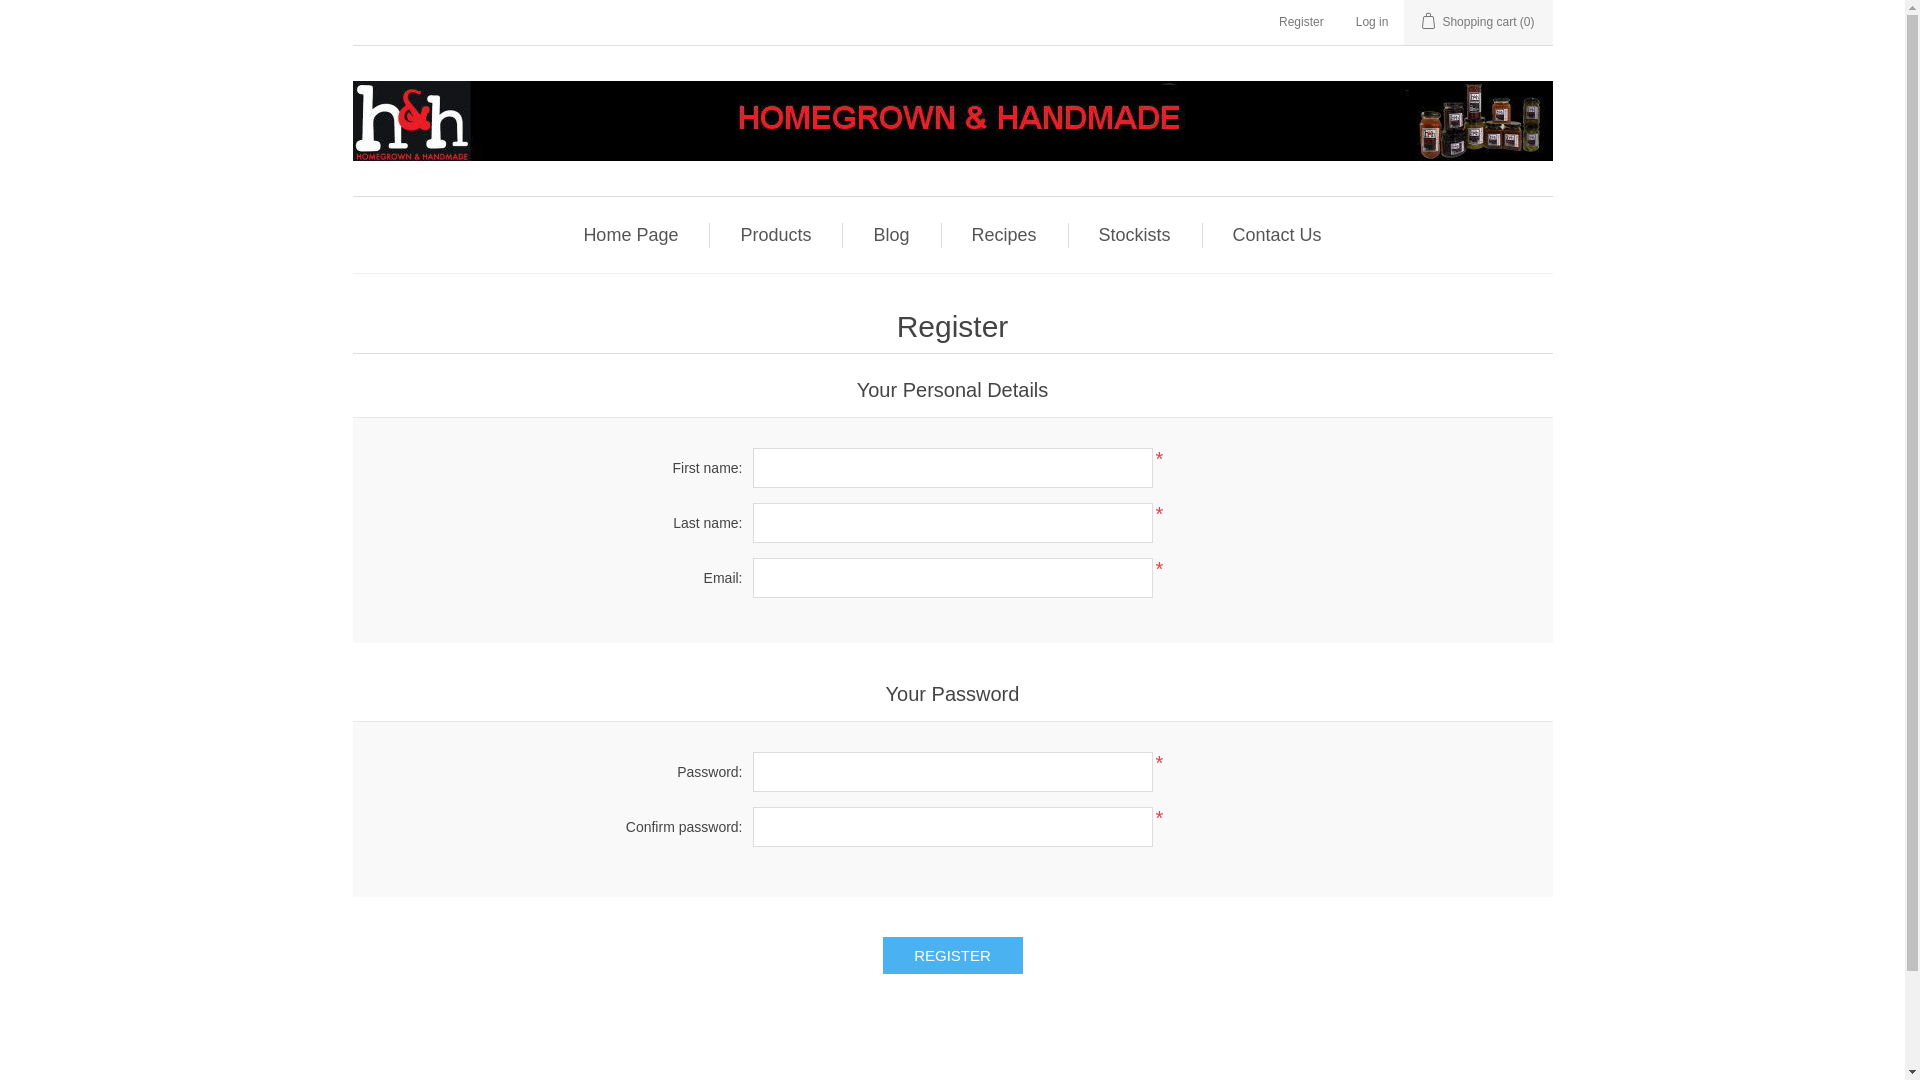  Describe the element at coordinates (1134, 234) in the screenshot. I see `'Stockists'` at that location.